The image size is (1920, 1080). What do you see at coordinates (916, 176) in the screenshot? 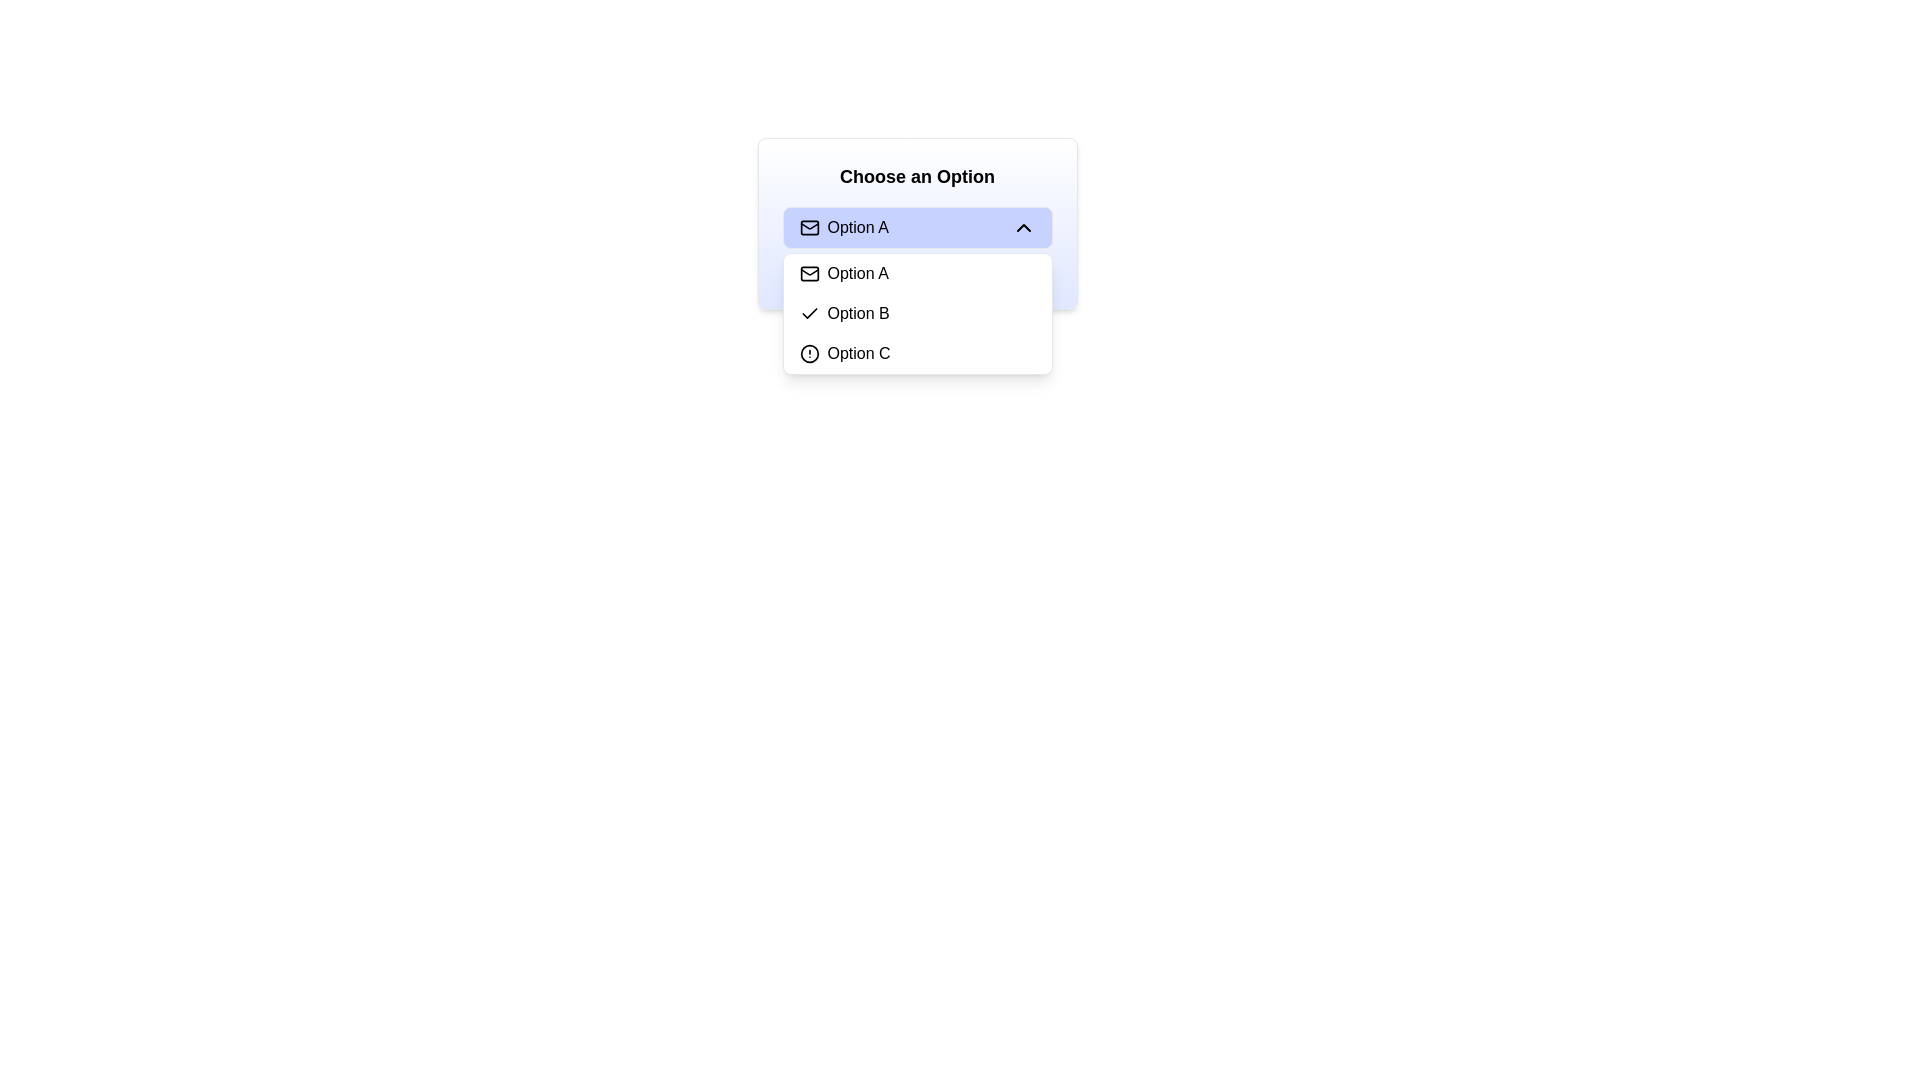
I see `the text heading element that reads 'Choose an Option', which is styled with a bold and large font and positioned above the dropdown options` at bounding box center [916, 176].